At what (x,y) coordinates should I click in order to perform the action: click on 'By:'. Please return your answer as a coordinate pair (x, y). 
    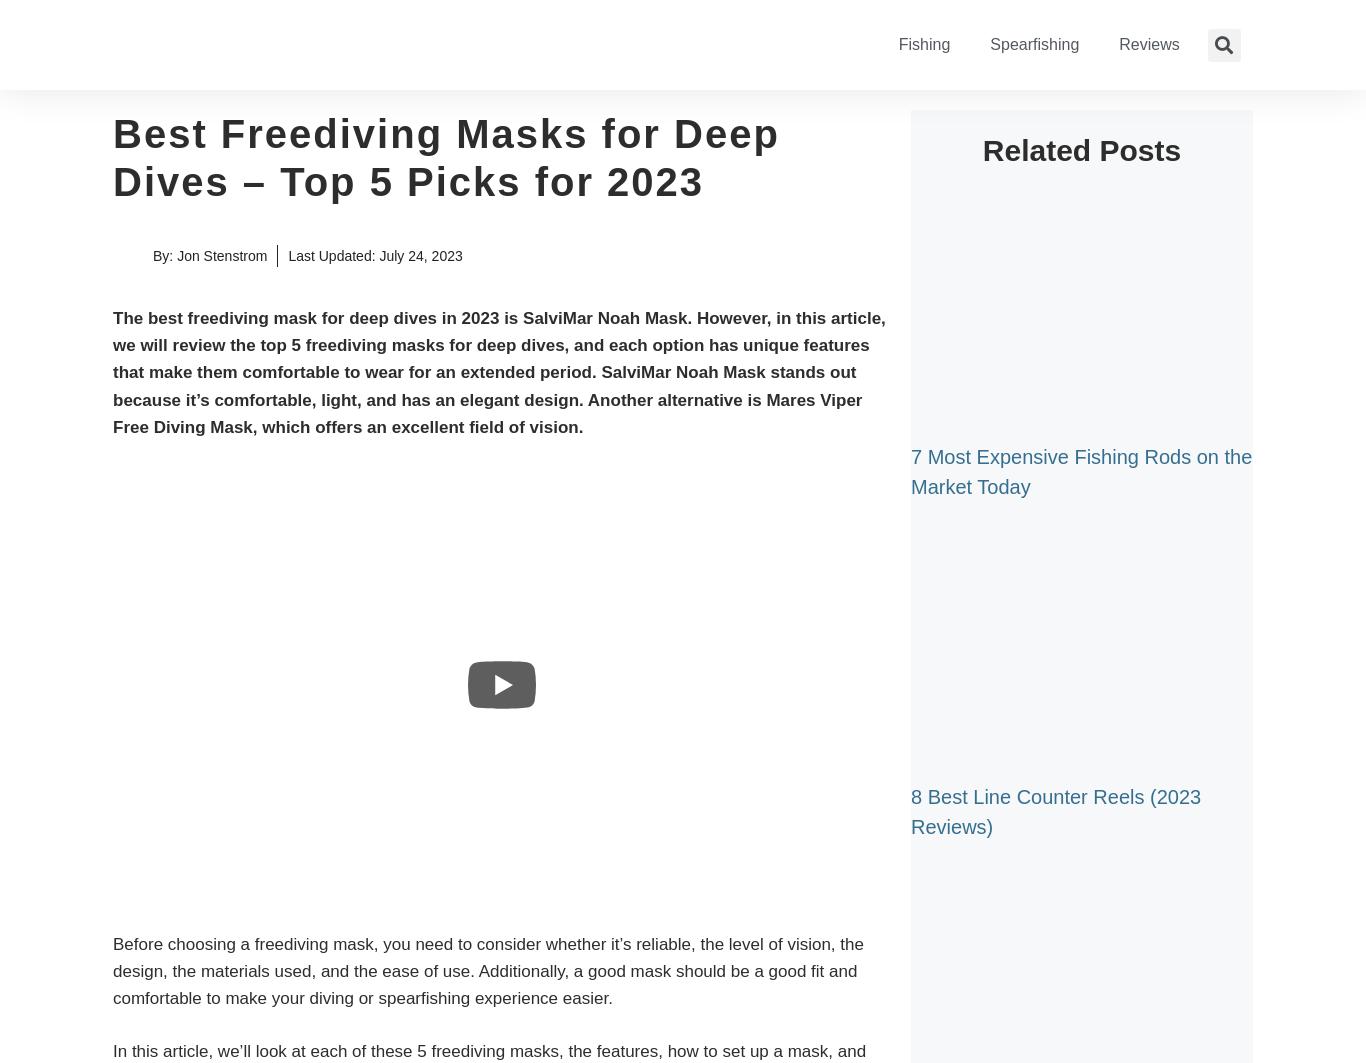
    Looking at the image, I should click on (164, 255).